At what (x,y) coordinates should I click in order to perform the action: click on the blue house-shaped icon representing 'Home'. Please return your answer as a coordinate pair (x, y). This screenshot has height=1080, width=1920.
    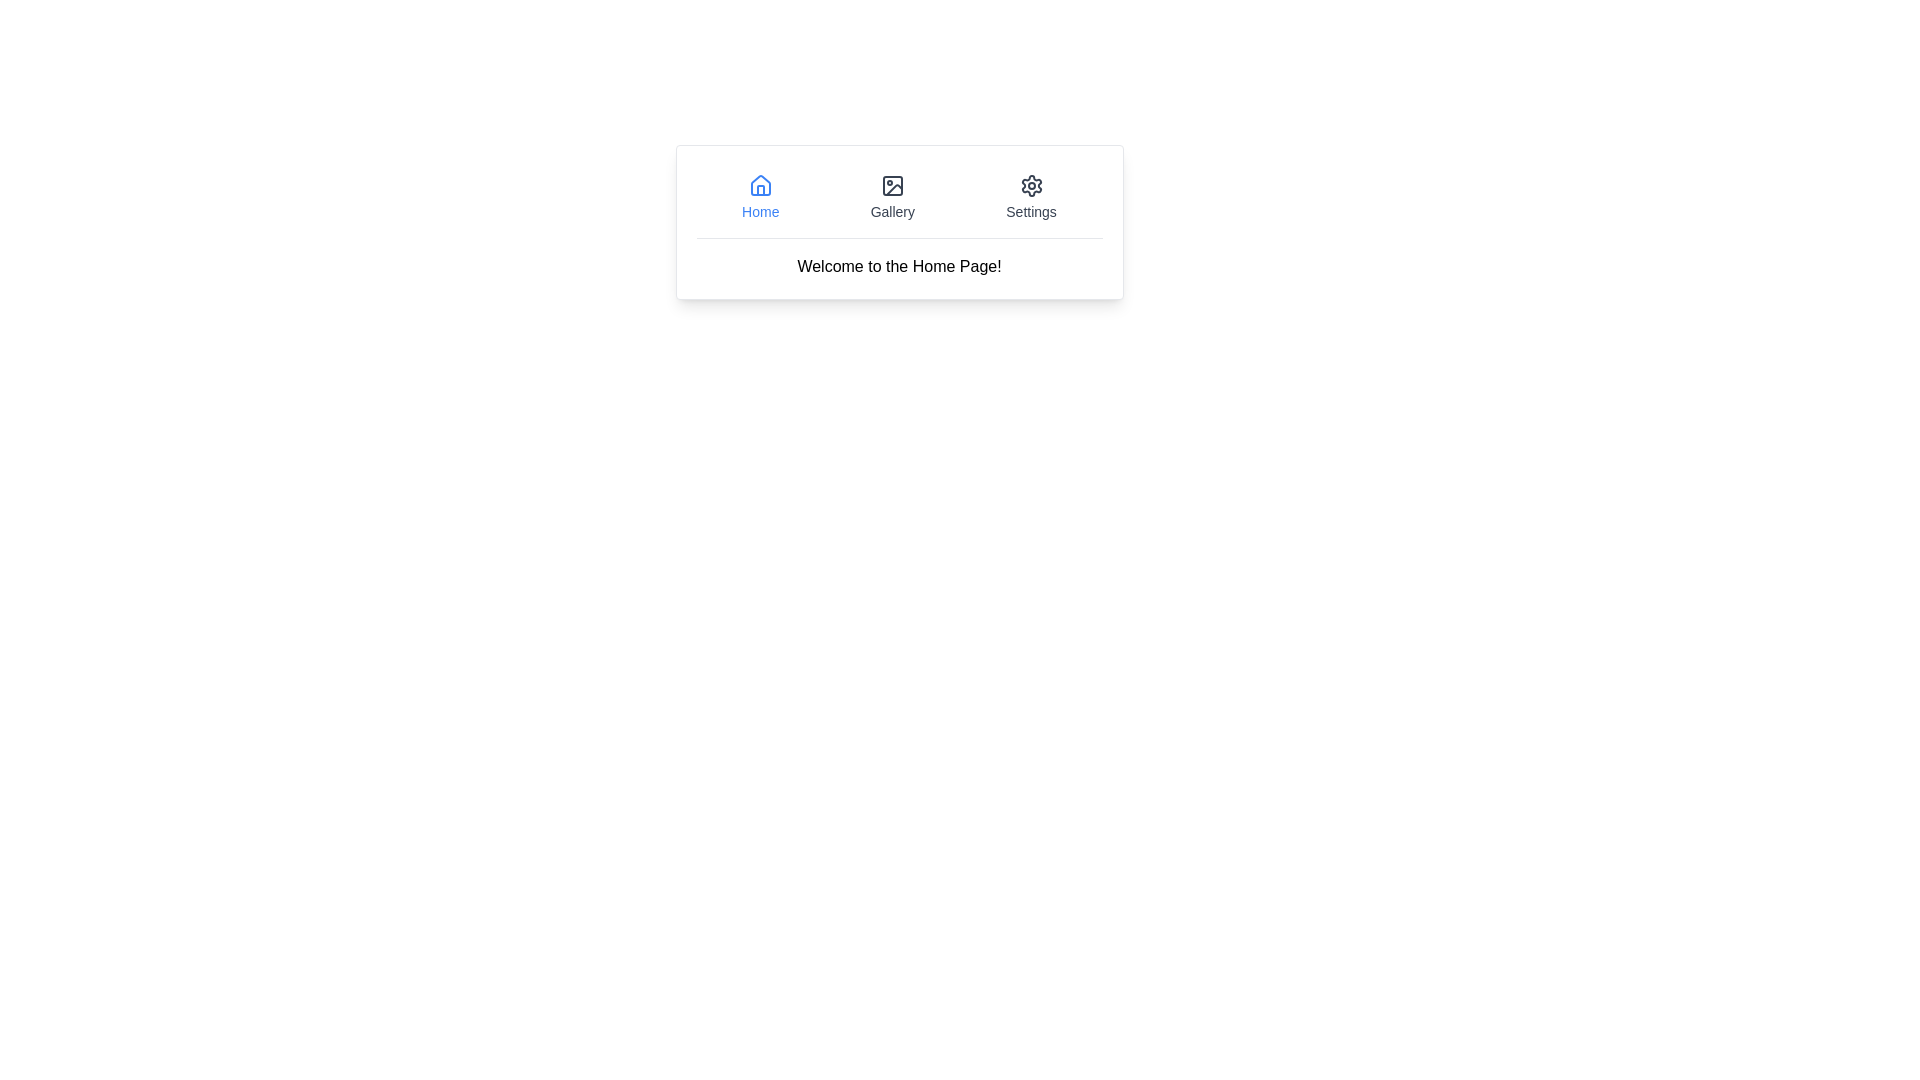
    Looking at the image, I should click on (759, 185).